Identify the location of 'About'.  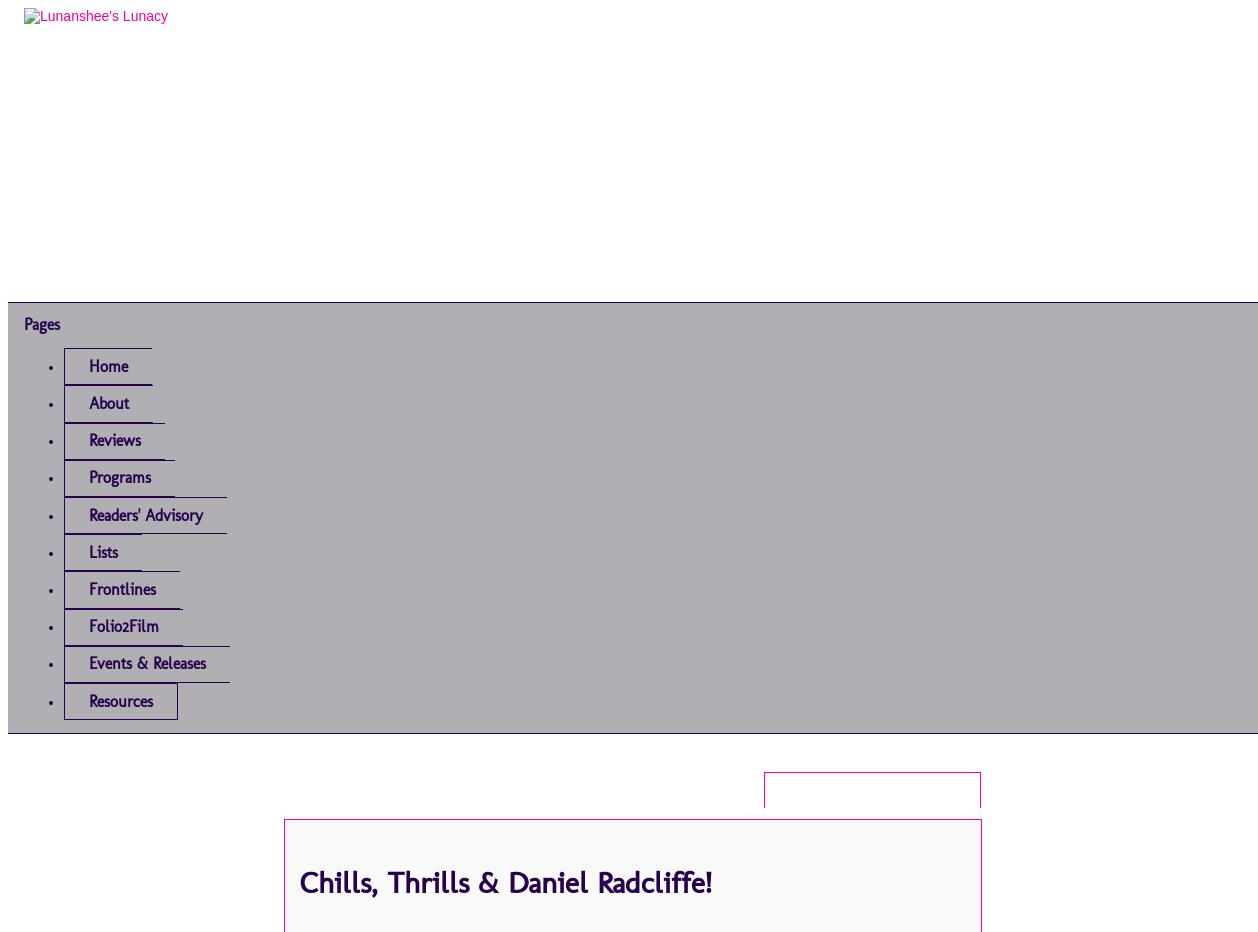
(88, 402).